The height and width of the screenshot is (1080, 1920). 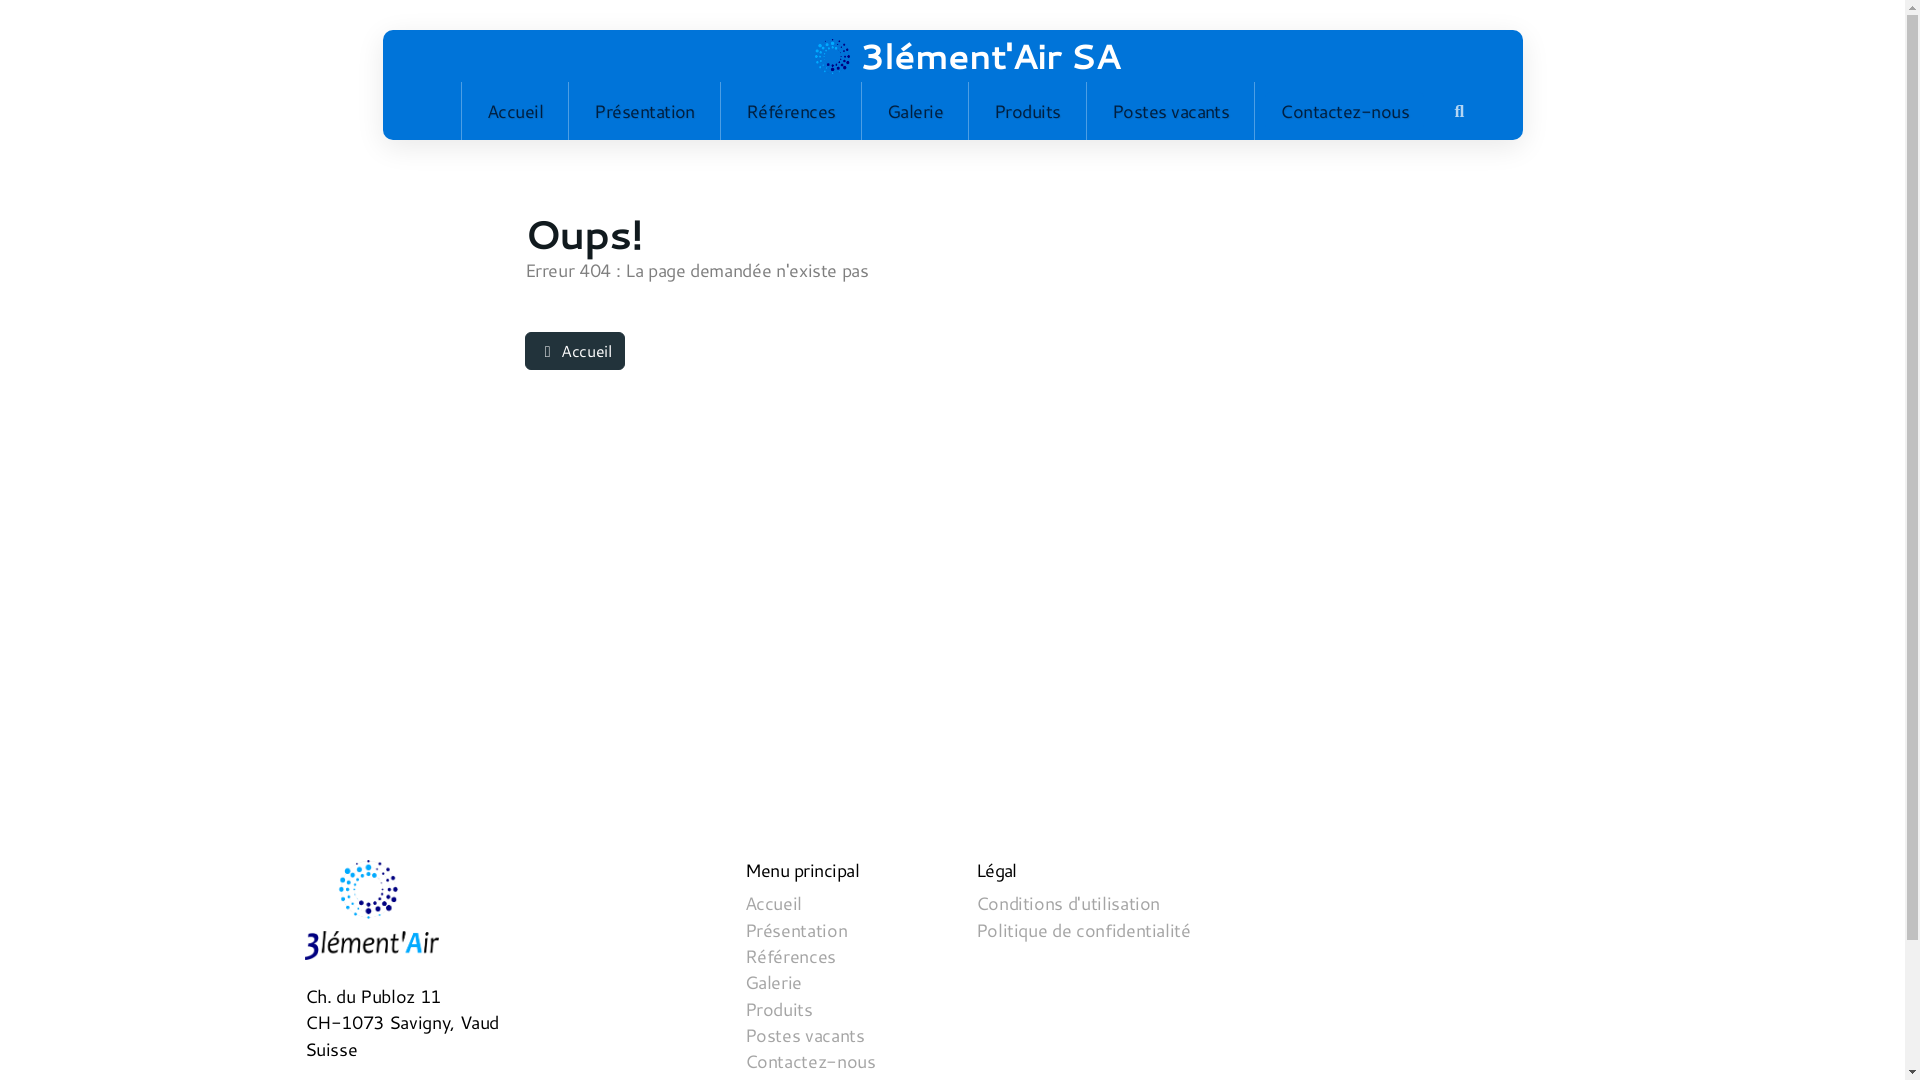 I want to click on 'Postes vacants', so click(x=1085, y=111).